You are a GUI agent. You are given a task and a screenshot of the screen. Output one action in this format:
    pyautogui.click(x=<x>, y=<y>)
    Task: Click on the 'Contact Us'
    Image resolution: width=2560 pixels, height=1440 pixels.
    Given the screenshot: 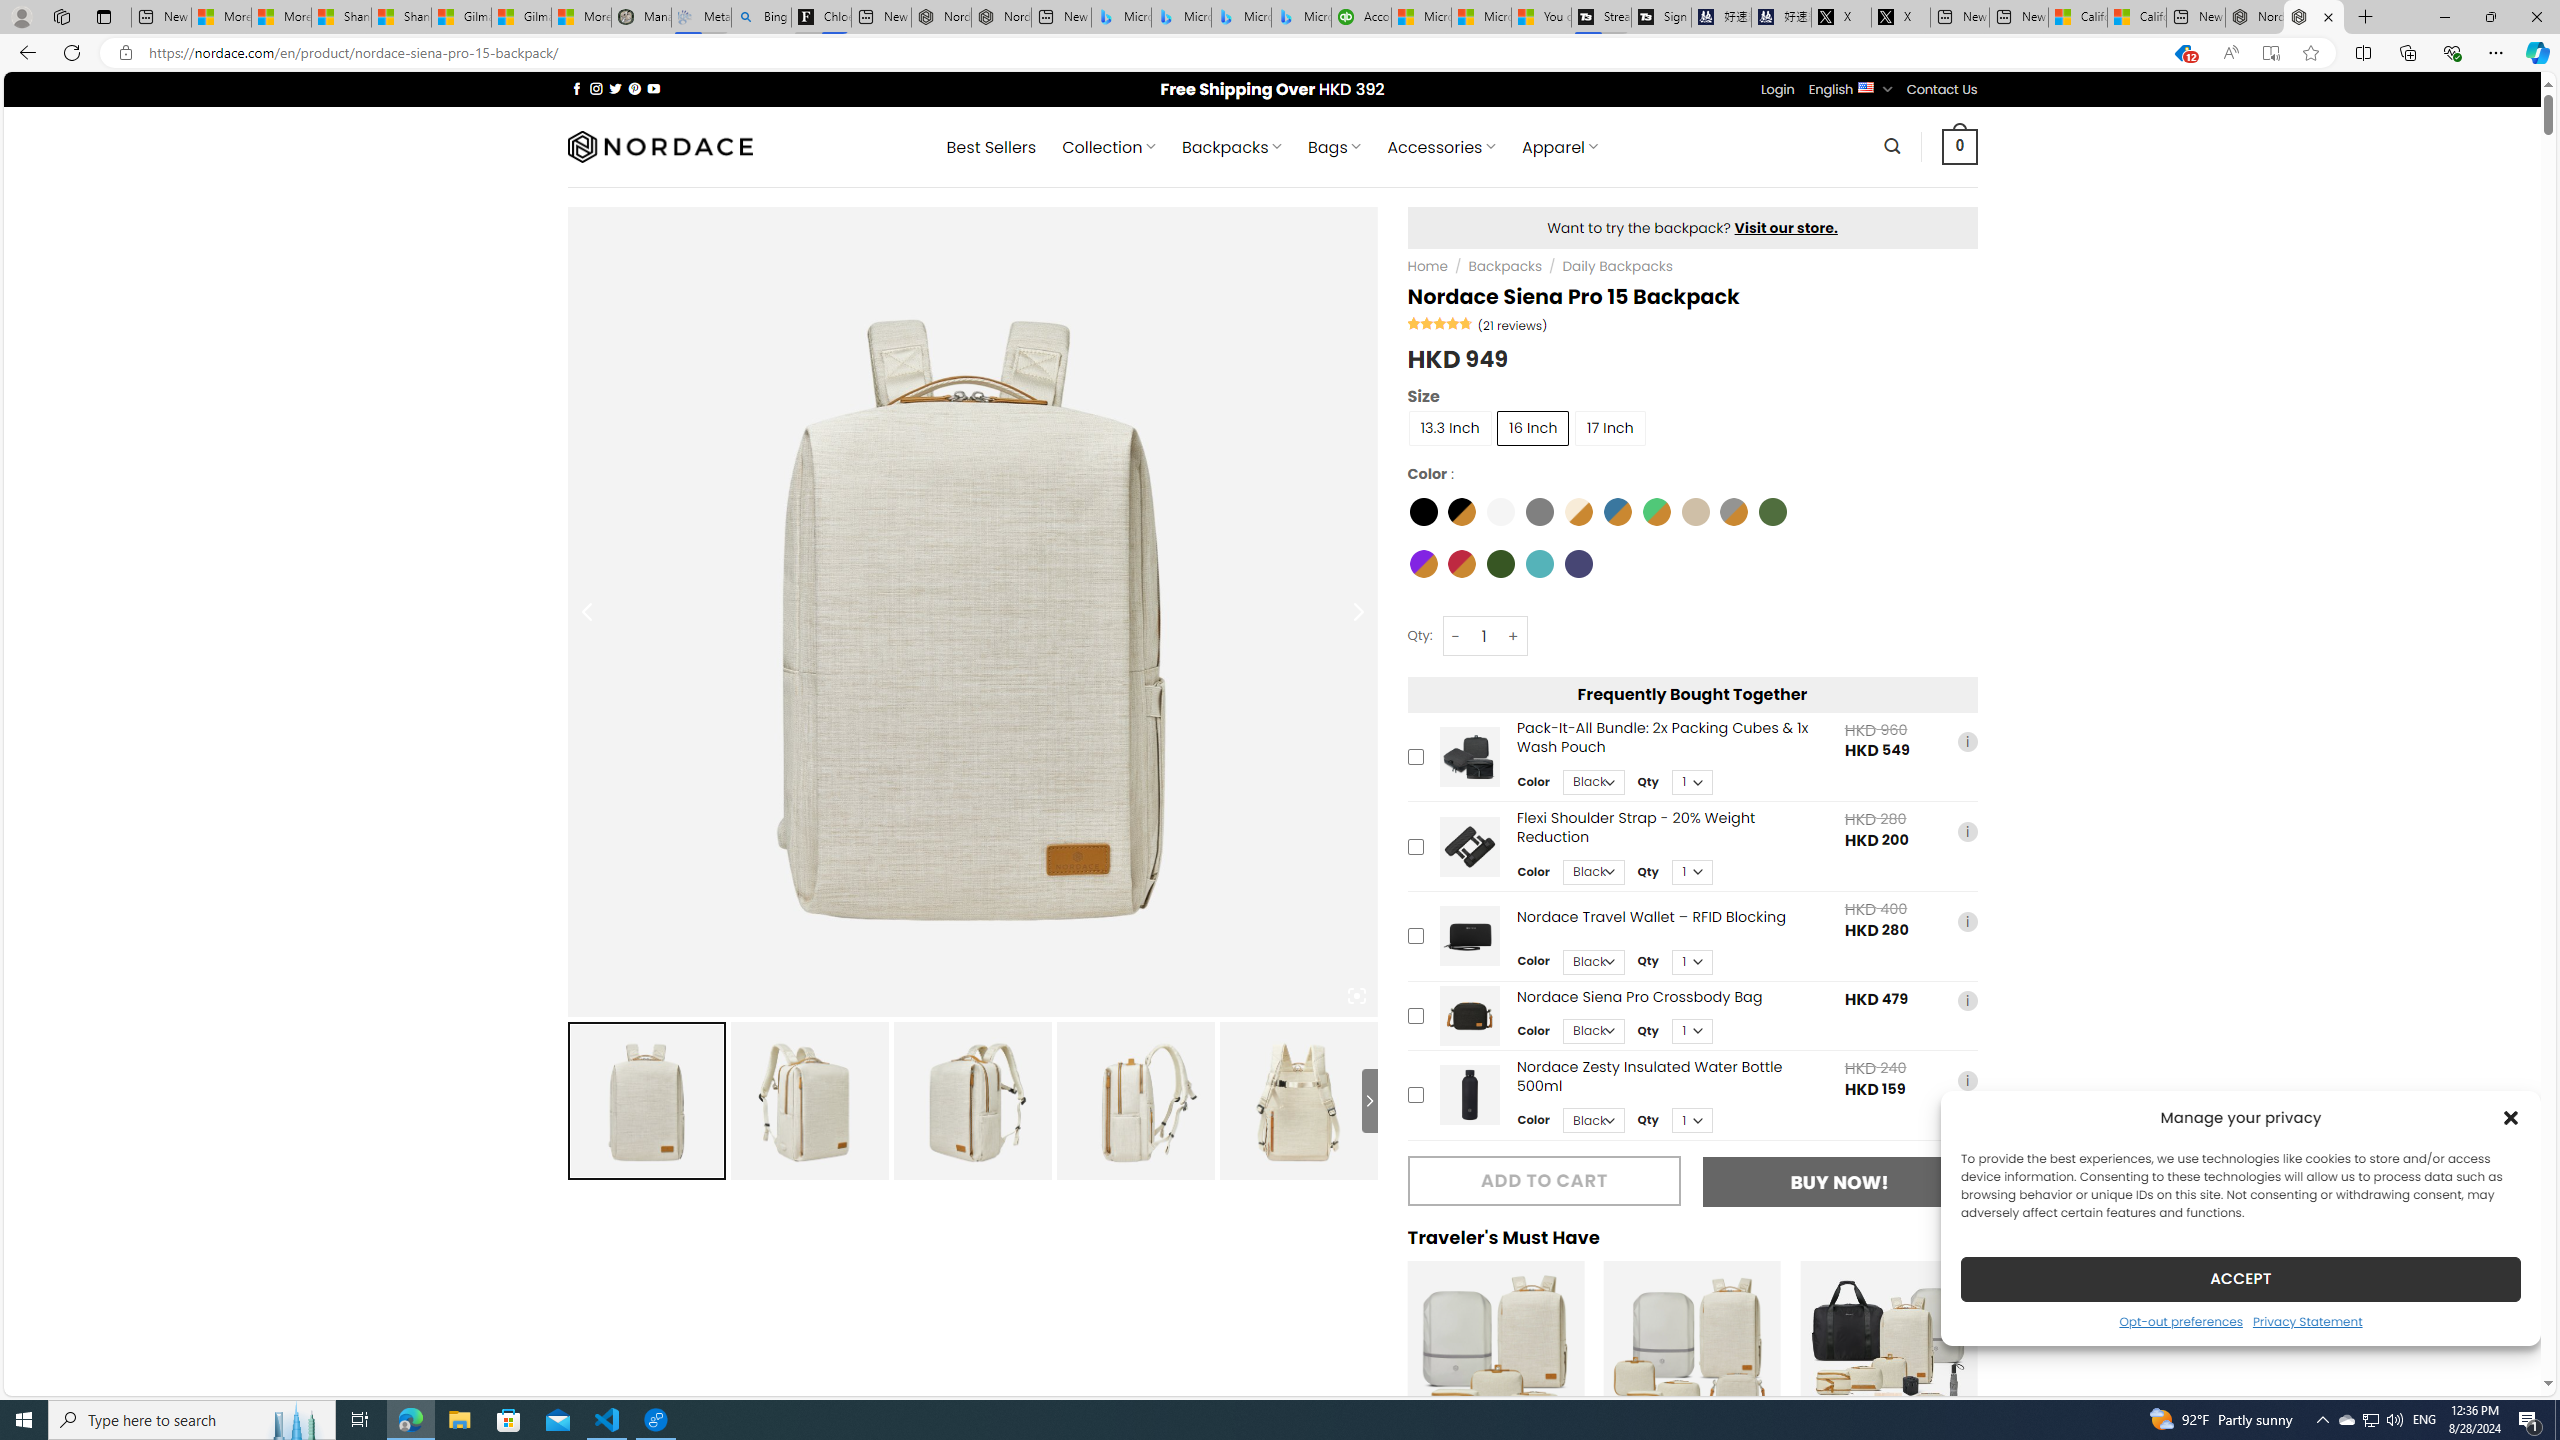 What is the action you would take?
    pyautogui.click(x=1943, y=89)
    